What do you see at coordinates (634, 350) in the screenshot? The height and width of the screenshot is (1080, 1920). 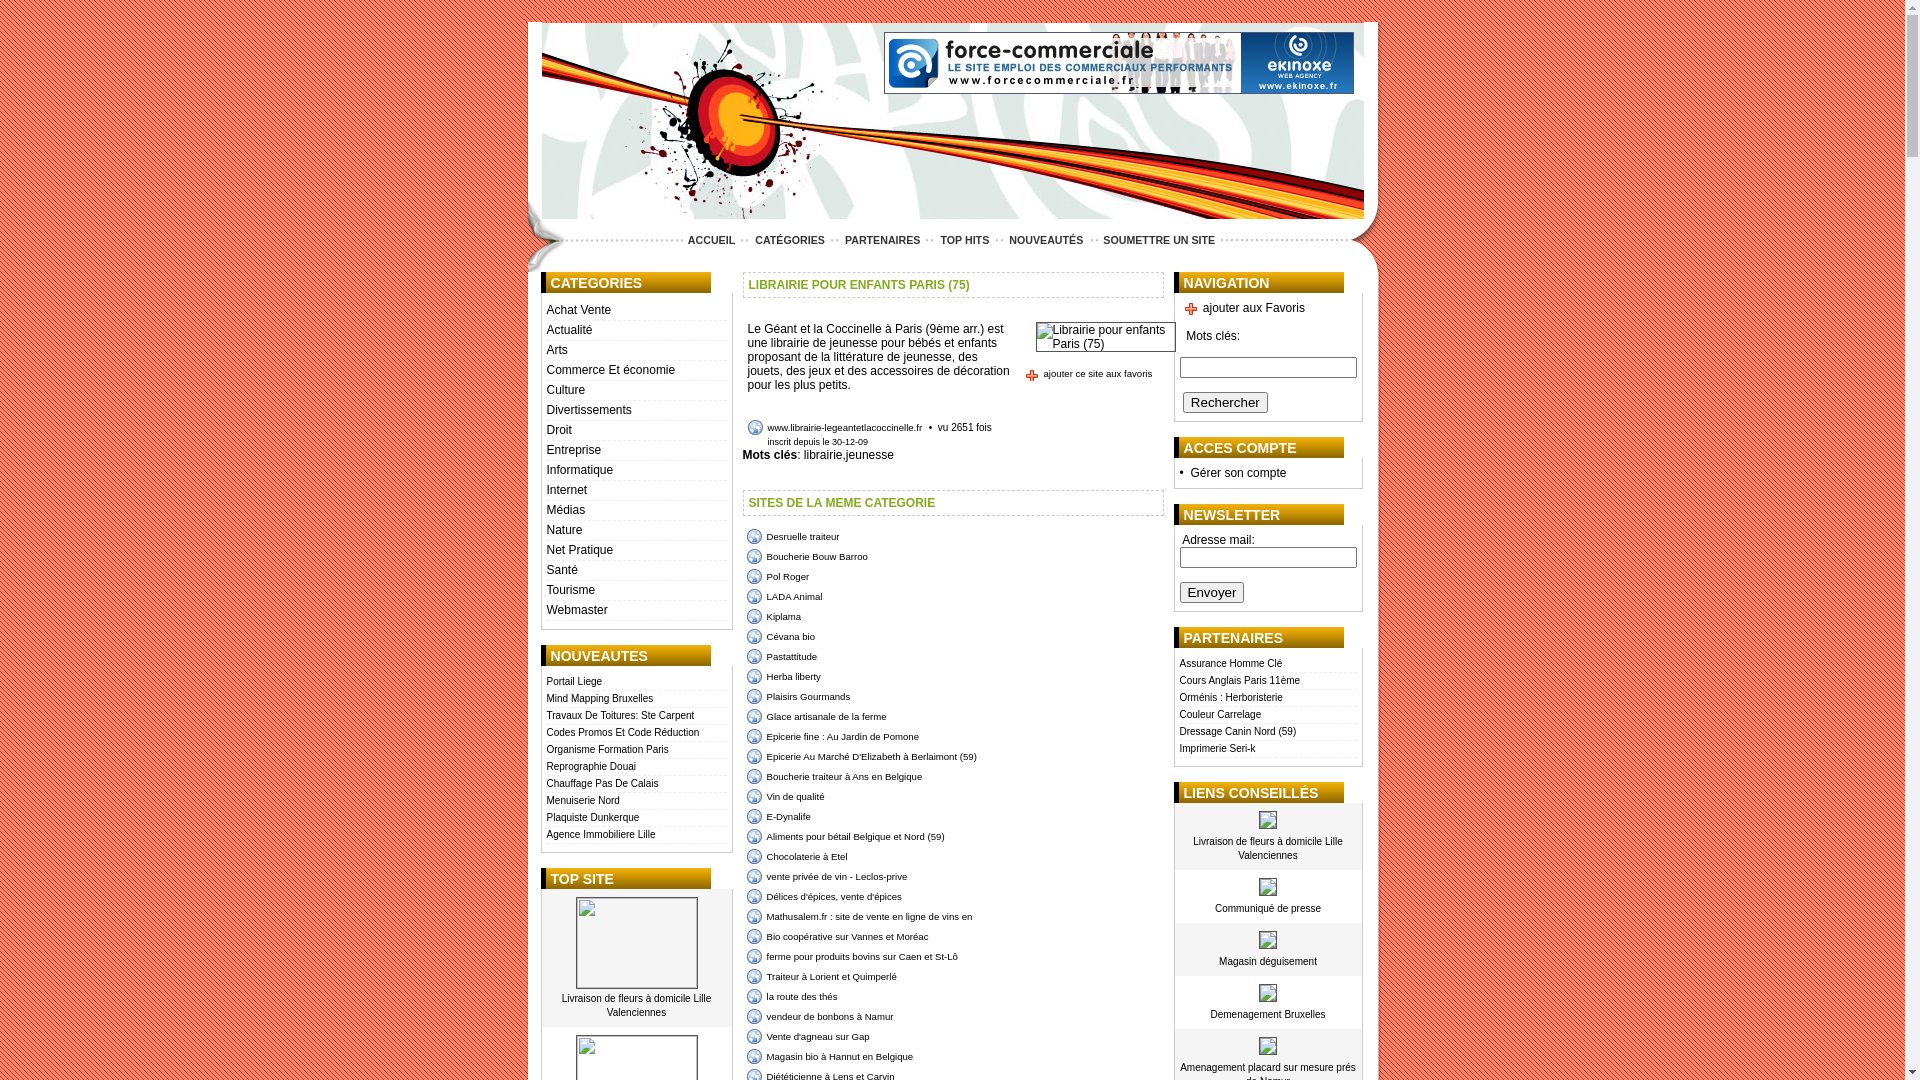 I see `'Arts'` at bounding box center [634, 350].